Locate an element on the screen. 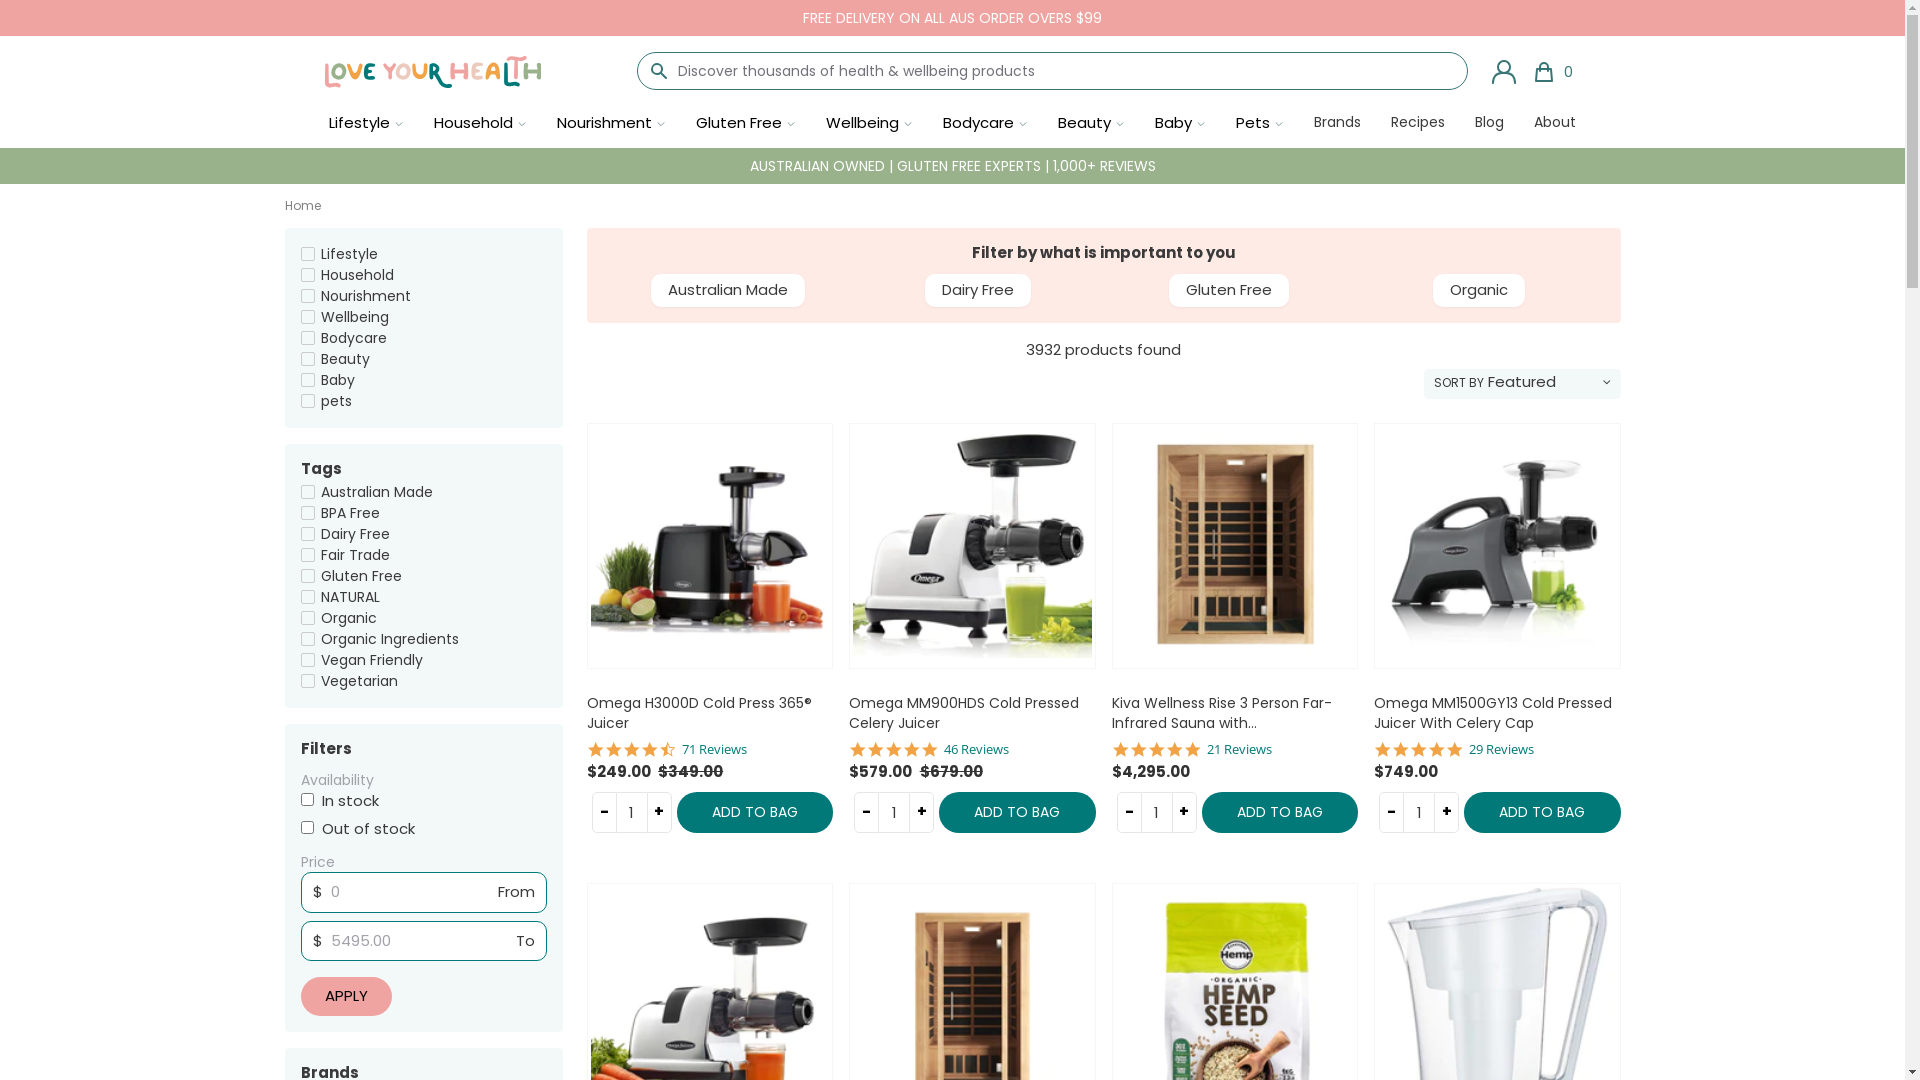  'Pets' is located at coordinates (1231, 123).